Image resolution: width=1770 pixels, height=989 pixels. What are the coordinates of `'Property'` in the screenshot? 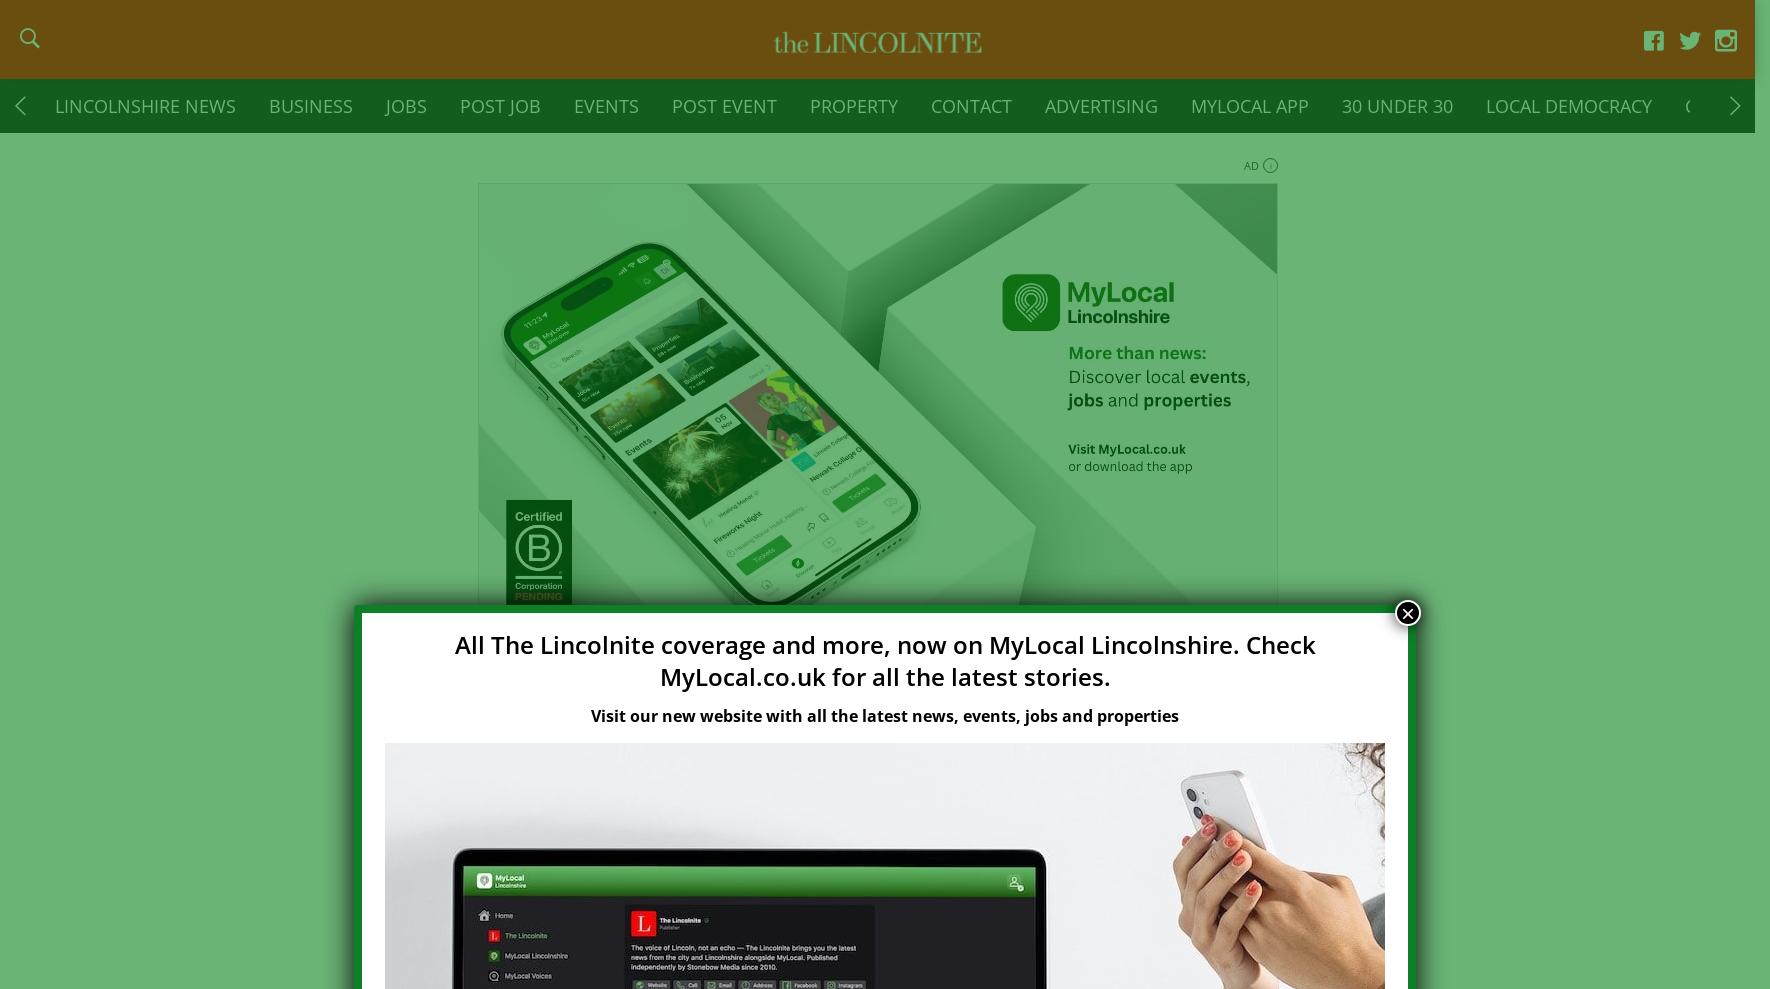 It's located at (854, 116).